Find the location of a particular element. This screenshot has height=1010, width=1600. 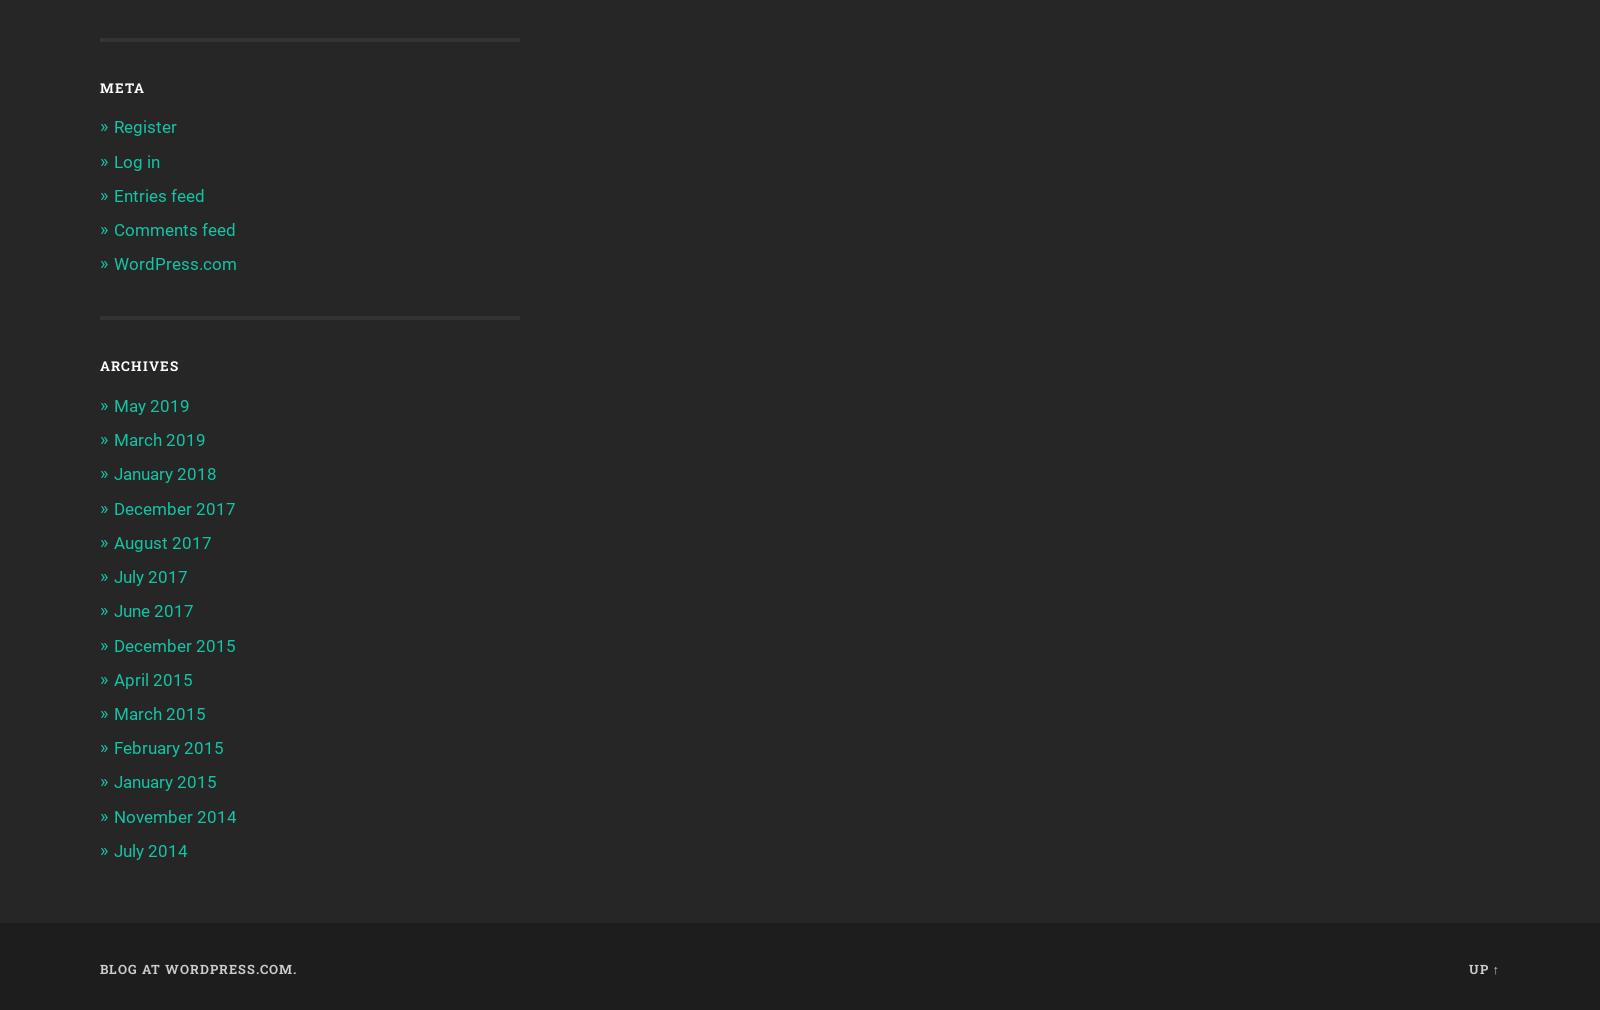

'Up ↑' is located at coordinates (1484, 968).